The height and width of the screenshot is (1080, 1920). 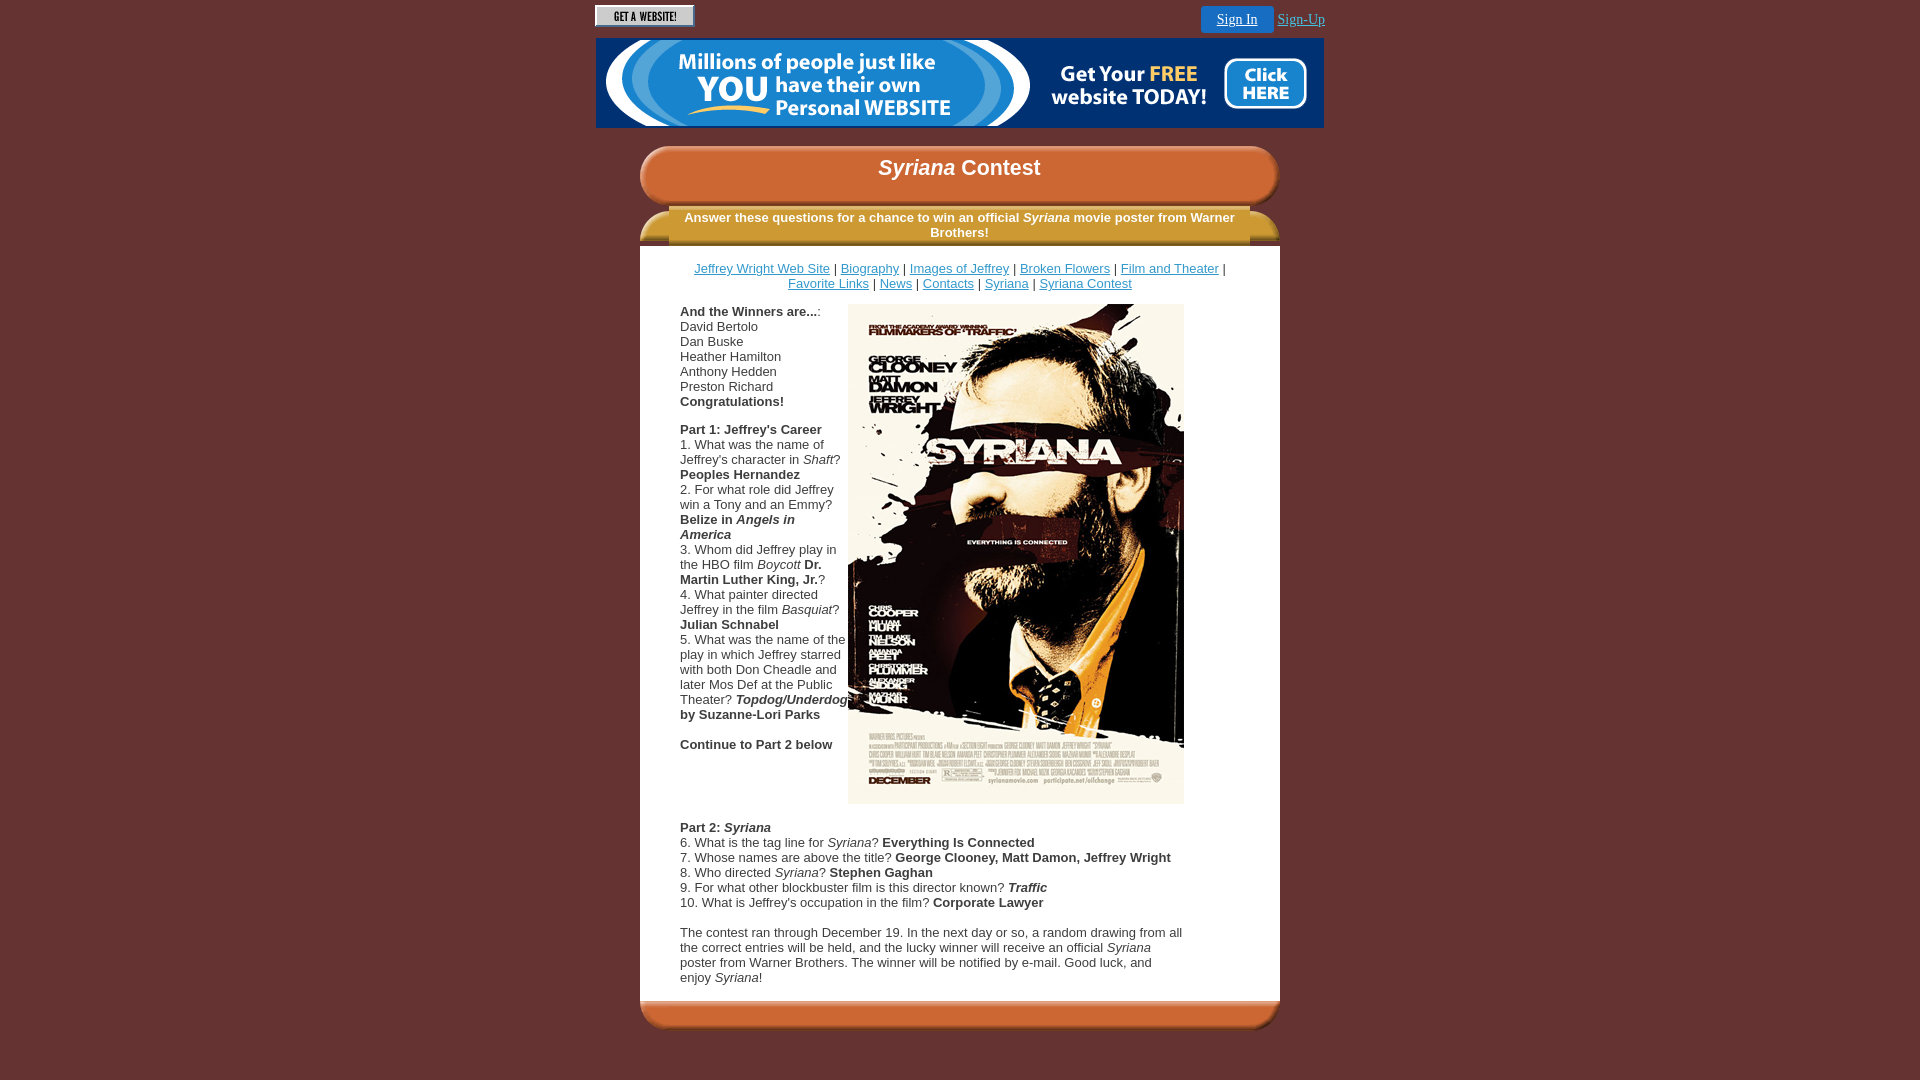 What do you see at coordinates (1301, 19) in the screenshot?
I see `'Sign-Up'` at bounding box center [1301, 19].